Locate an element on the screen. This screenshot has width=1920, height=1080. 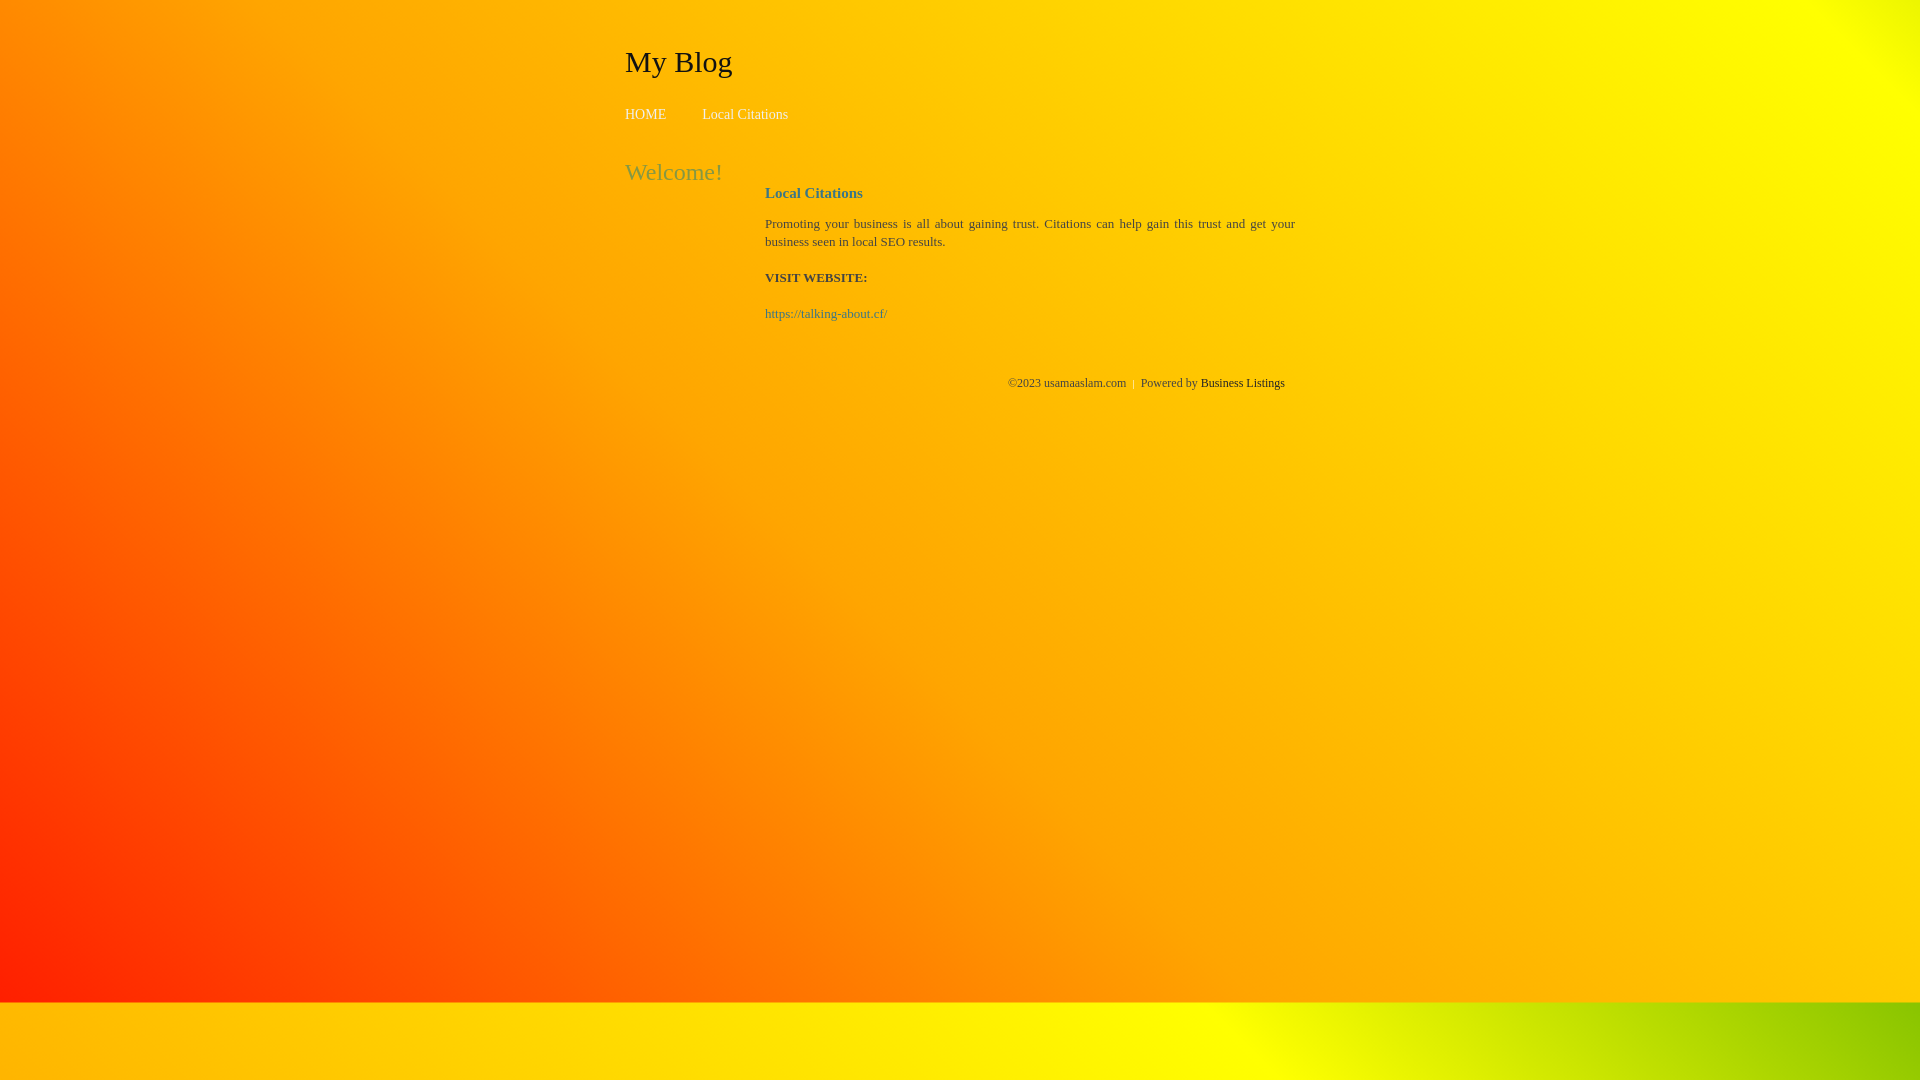
'My Blog' is located at coordinates (623, 60).